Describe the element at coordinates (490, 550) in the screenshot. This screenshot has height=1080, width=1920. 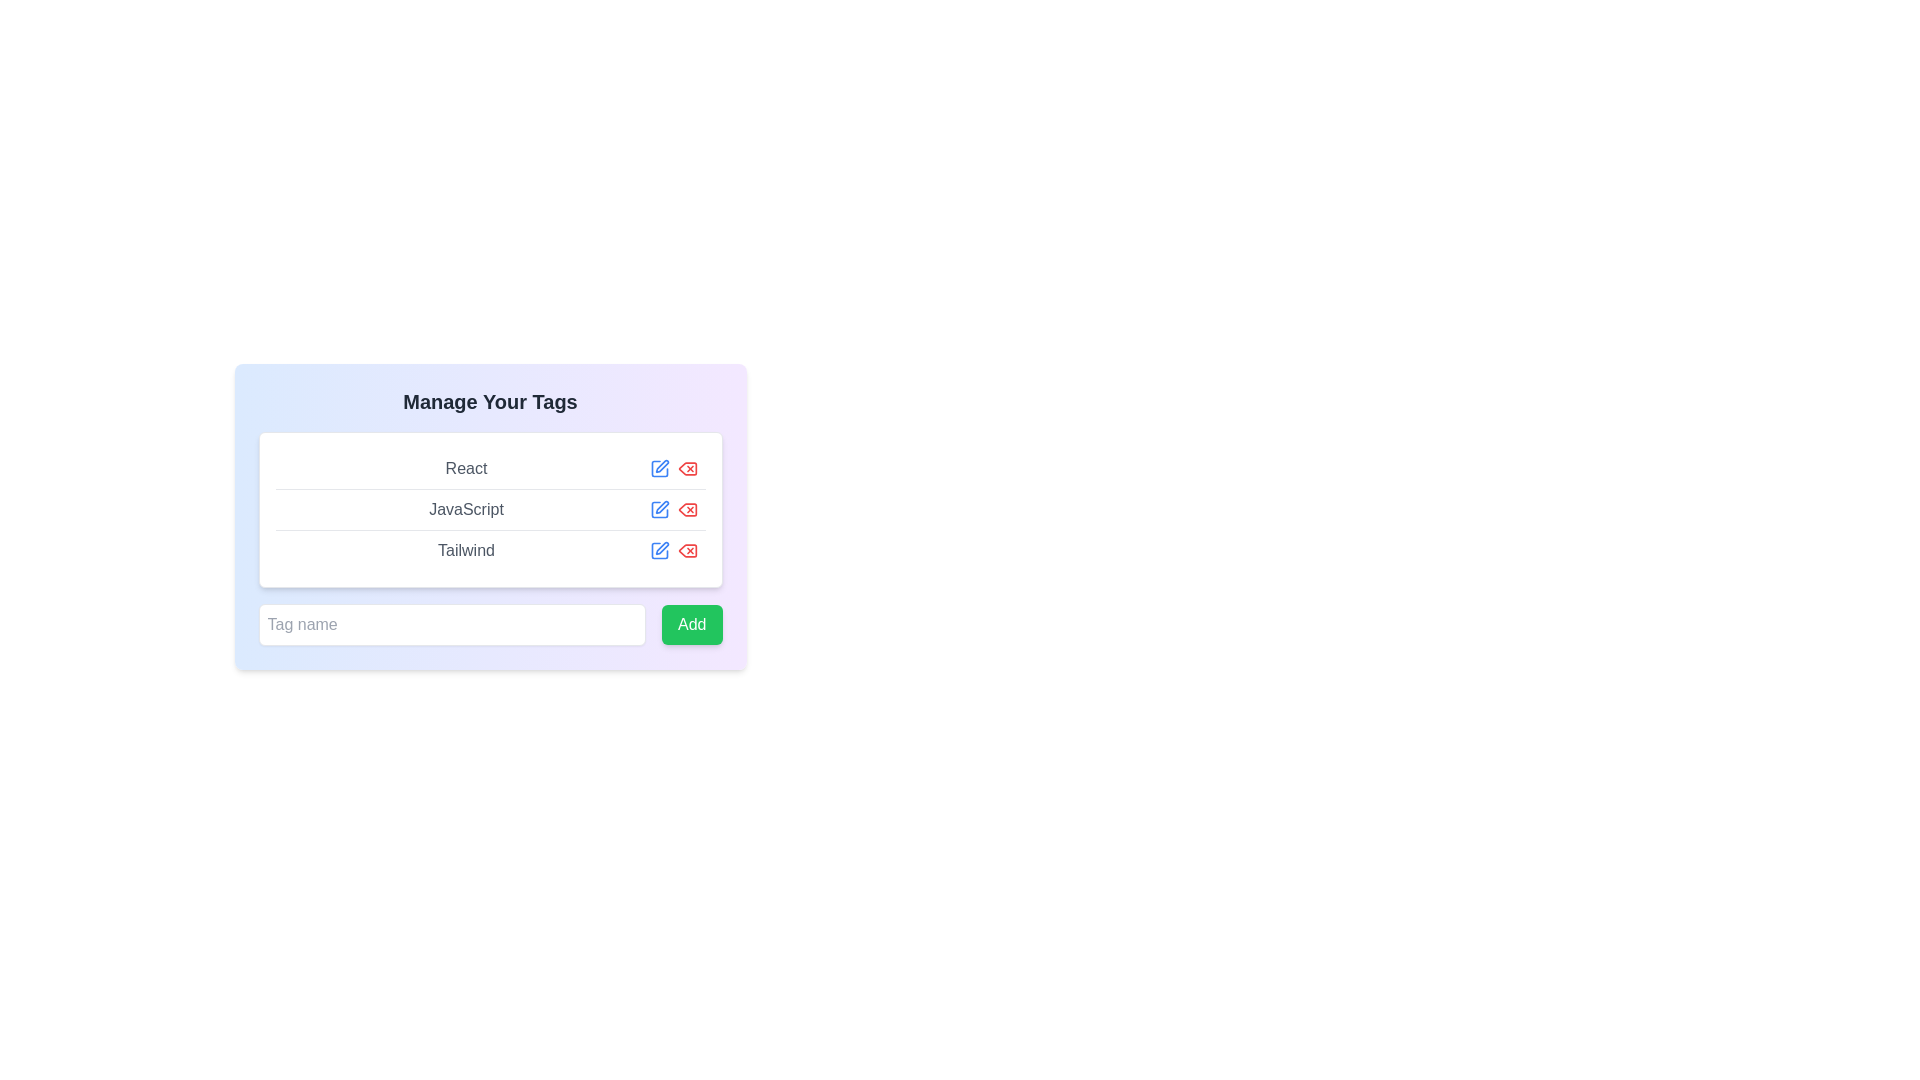
I see `and drop the 'Tailwind' list item` at that location.